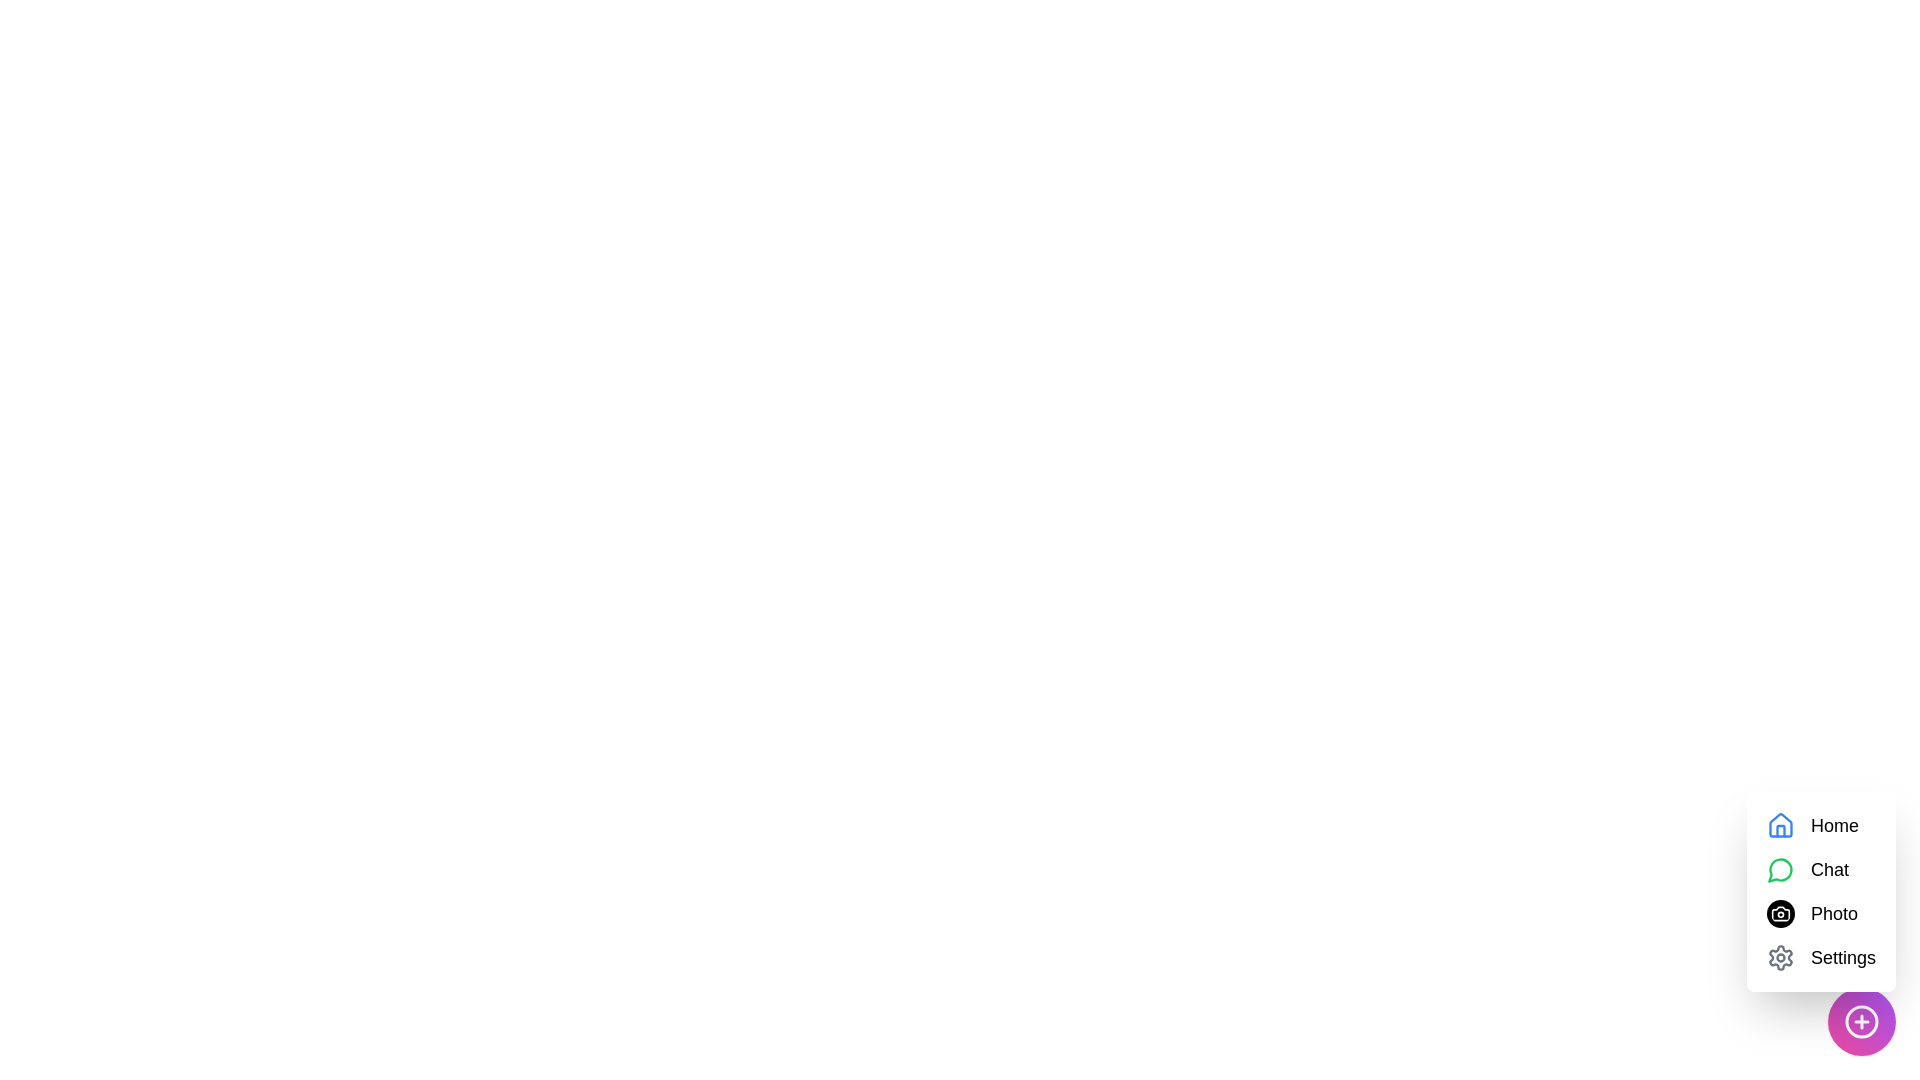  I want to click on the Chat option in the menu, so click(1820, 869).